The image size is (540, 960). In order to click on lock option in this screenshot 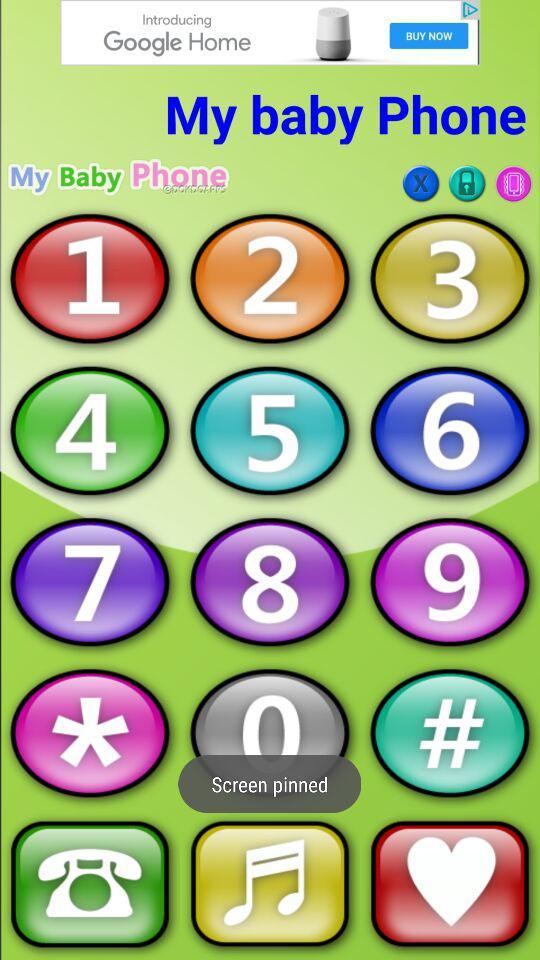, I will do `click(467, 183)`.